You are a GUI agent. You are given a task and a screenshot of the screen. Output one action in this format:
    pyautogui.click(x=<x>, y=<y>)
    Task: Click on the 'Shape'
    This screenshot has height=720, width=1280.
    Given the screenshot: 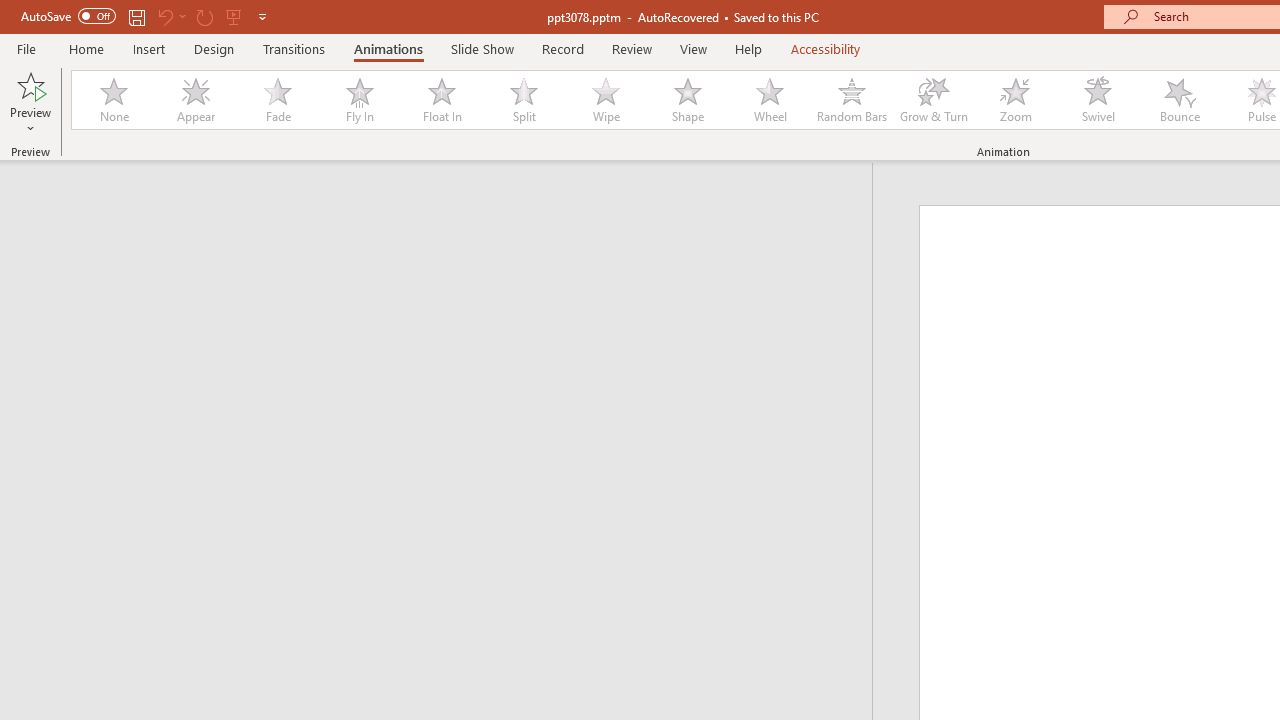 What is the action you would take?
    pyautogui.click(x=688, y=100)
    